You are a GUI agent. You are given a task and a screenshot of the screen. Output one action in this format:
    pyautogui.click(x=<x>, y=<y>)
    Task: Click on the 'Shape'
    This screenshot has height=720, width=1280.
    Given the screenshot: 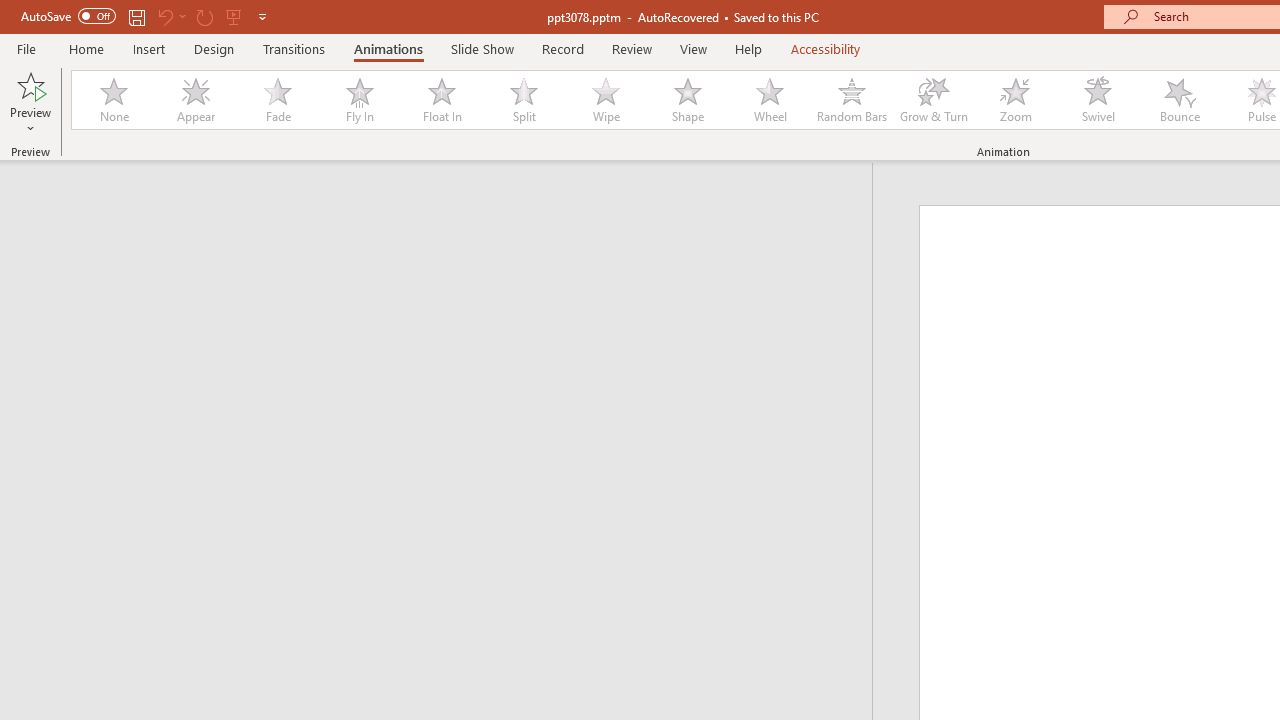 What is the action you would take?
    pyautogui.click(x=688, y=100)
    